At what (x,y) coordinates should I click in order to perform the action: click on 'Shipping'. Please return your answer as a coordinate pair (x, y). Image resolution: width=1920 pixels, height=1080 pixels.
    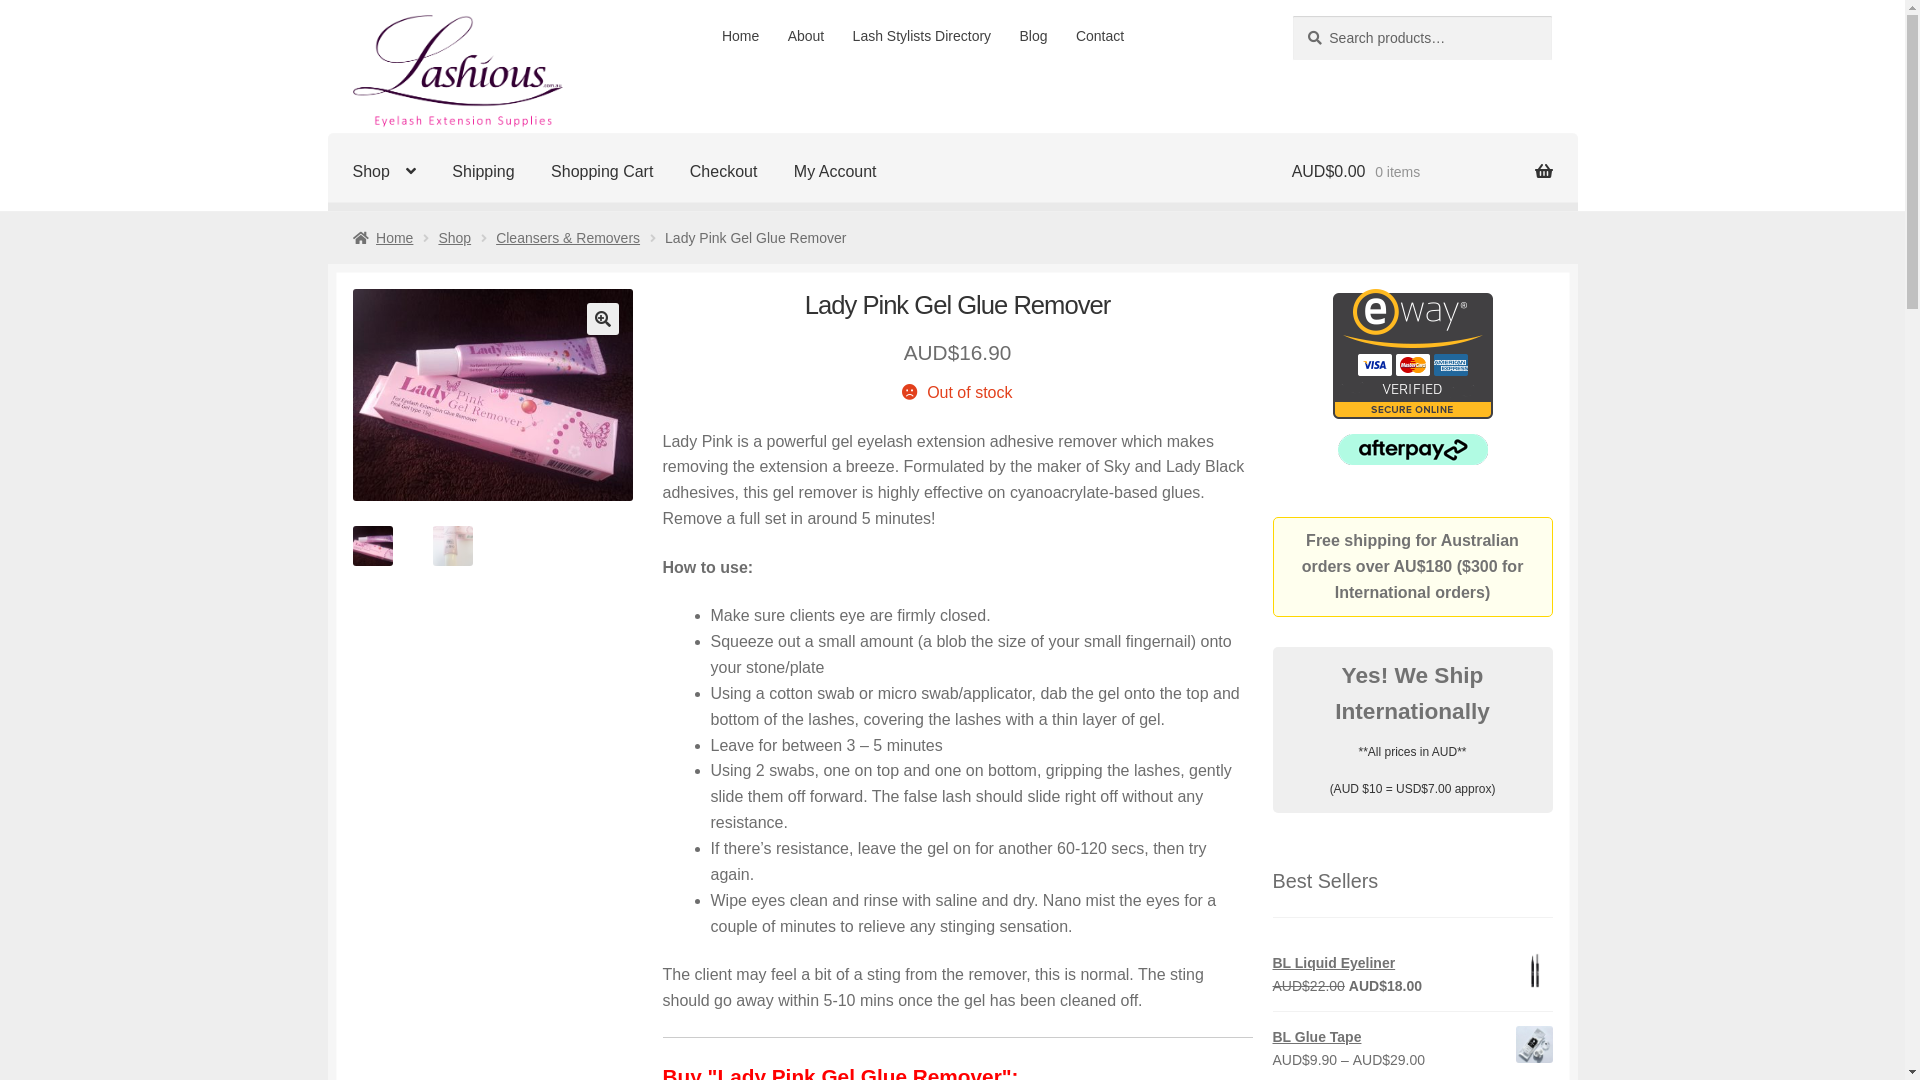
    Looking at the image, I should click on (435, 171).